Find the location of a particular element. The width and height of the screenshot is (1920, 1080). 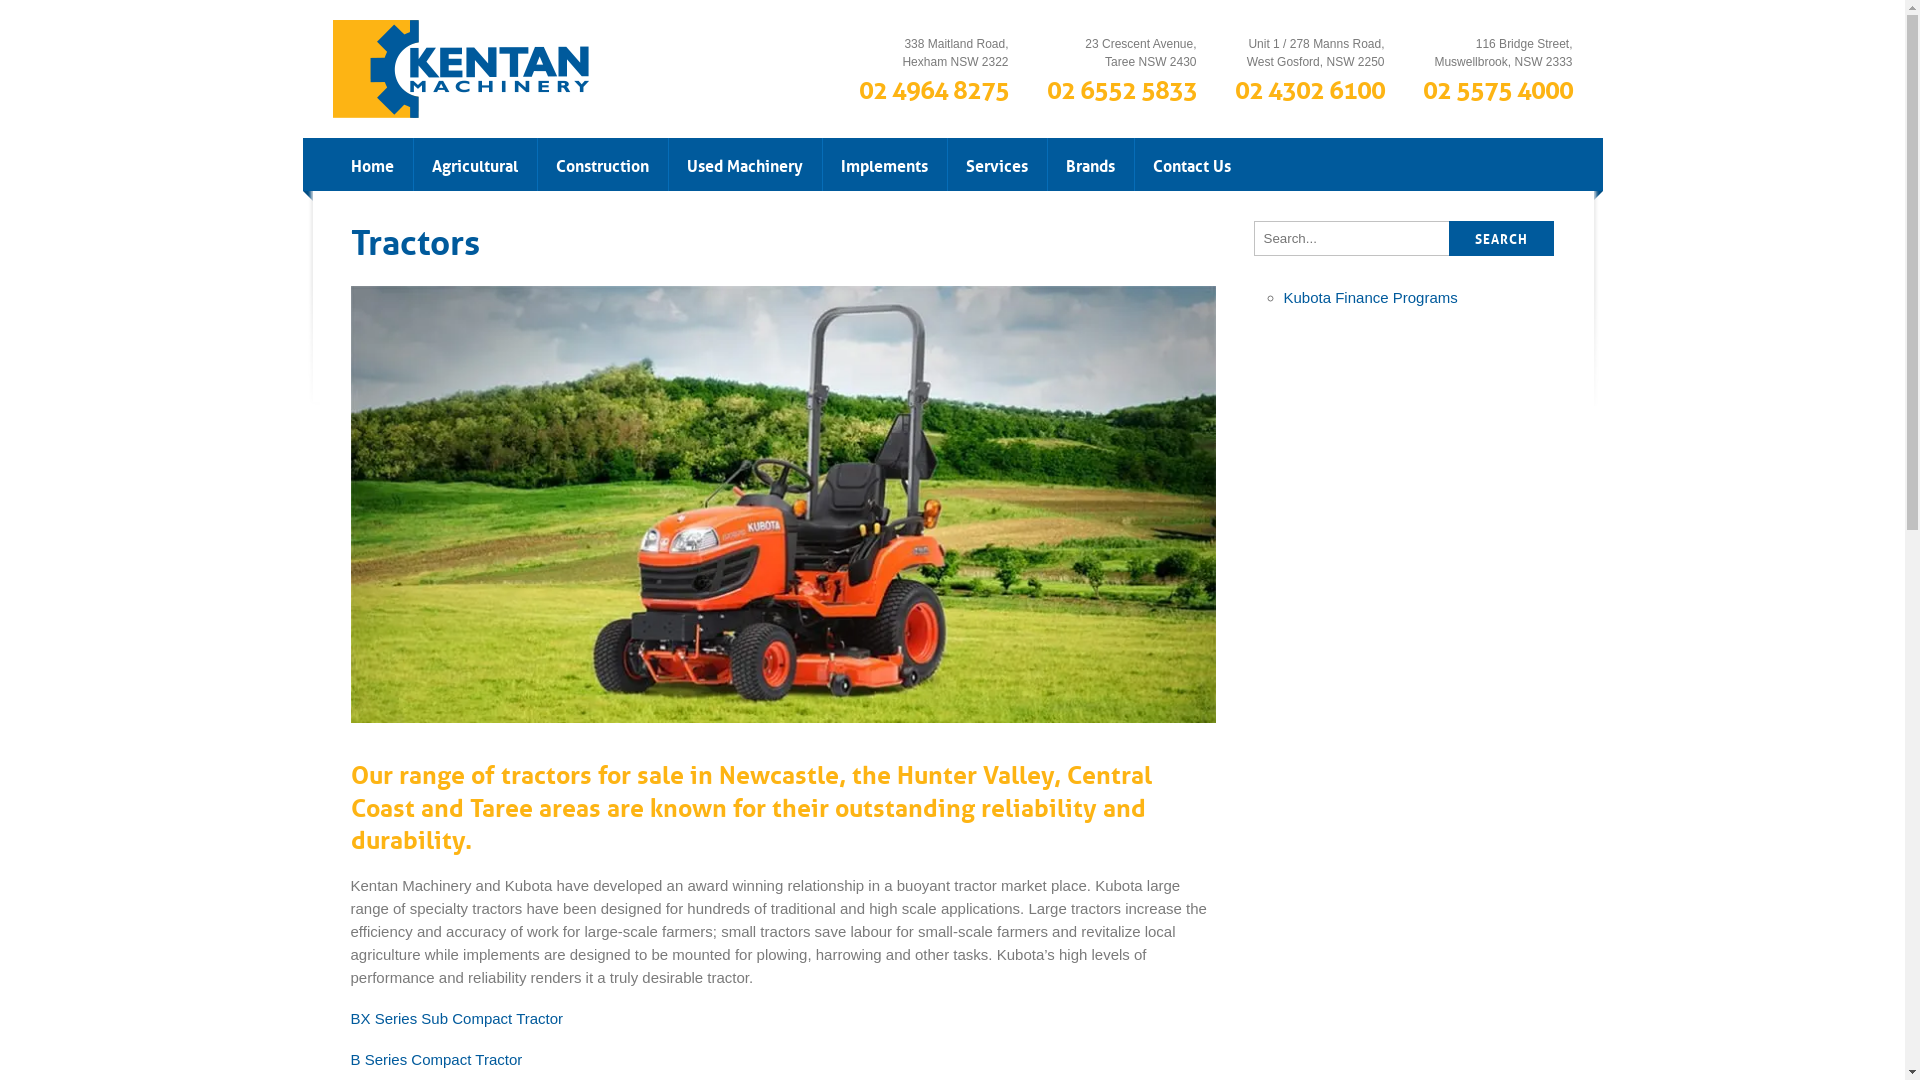

'02 6552 5833' is located at coordinates (1121, 86).